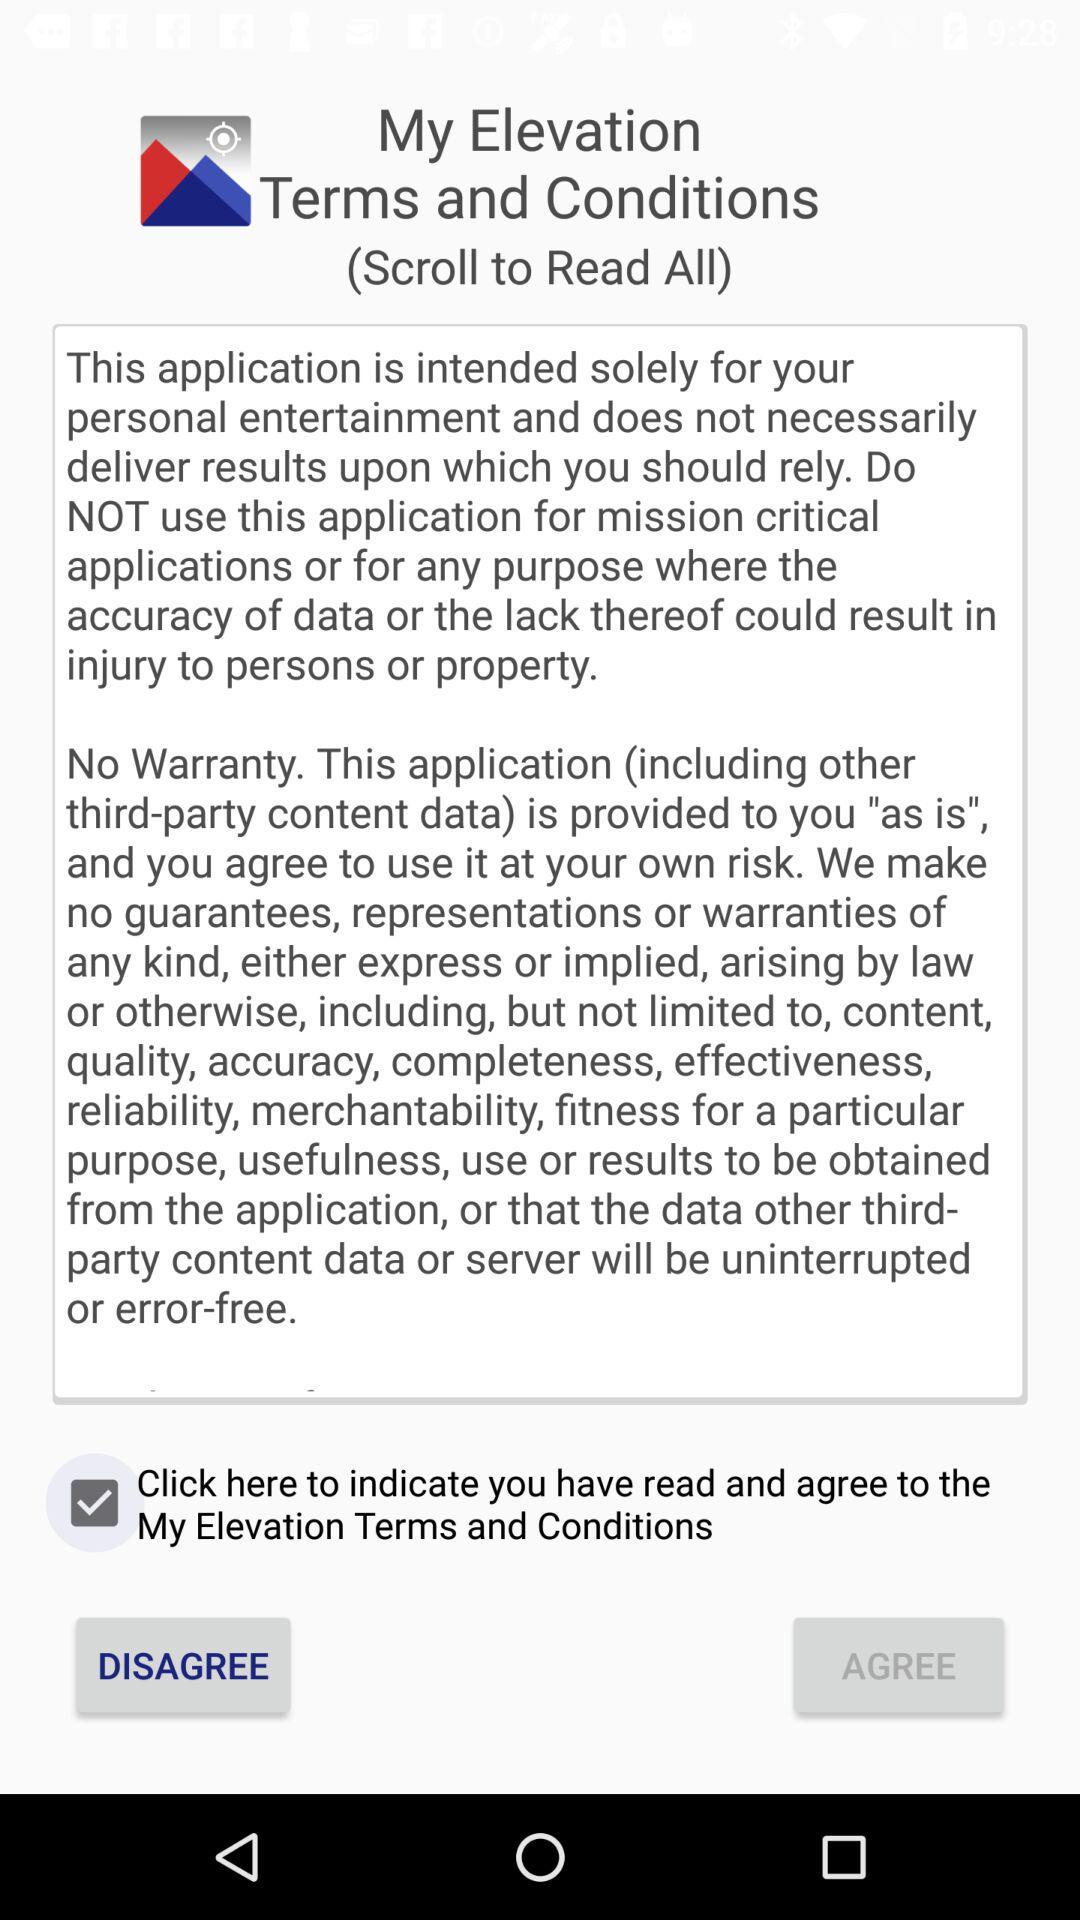 Image resolution: width=1080 pixels, height=1920 pixels. I want to click on the item above the disagree item, so click(540, 1503).